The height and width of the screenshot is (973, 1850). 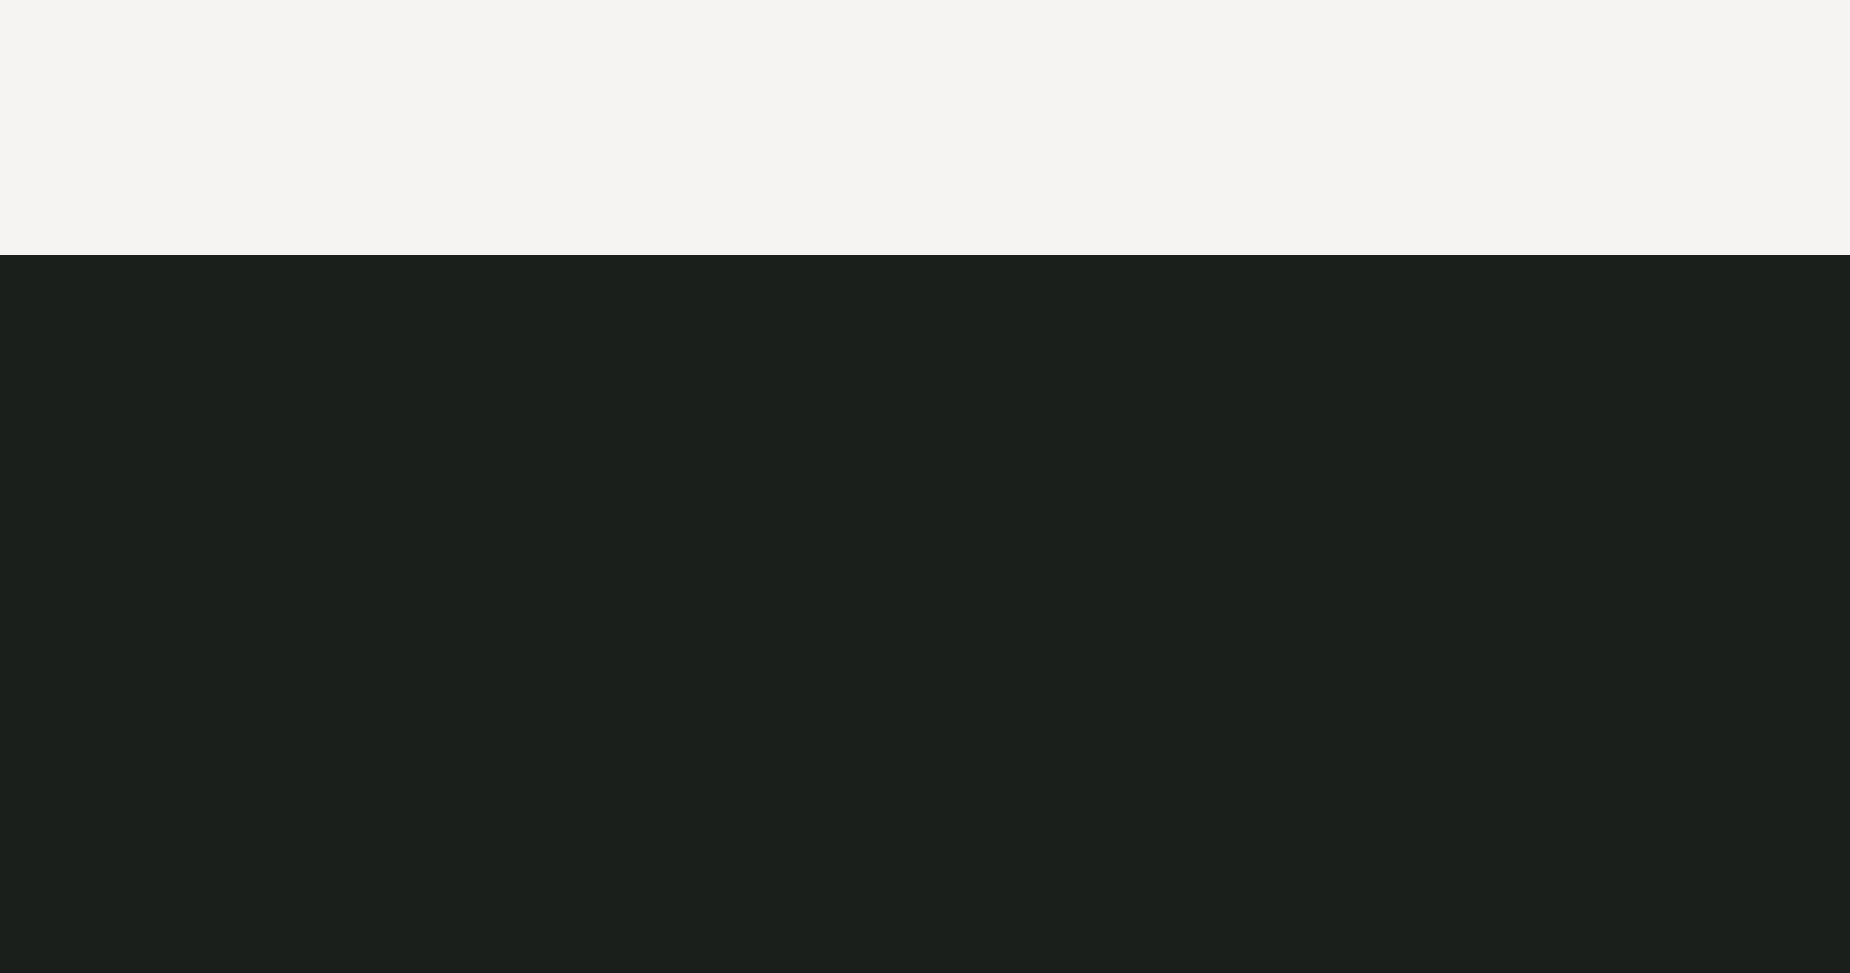 What do you see at coordinates (208, 453) in the screenshot?
I see `'DATUM'` at bounding box center [208, 453].